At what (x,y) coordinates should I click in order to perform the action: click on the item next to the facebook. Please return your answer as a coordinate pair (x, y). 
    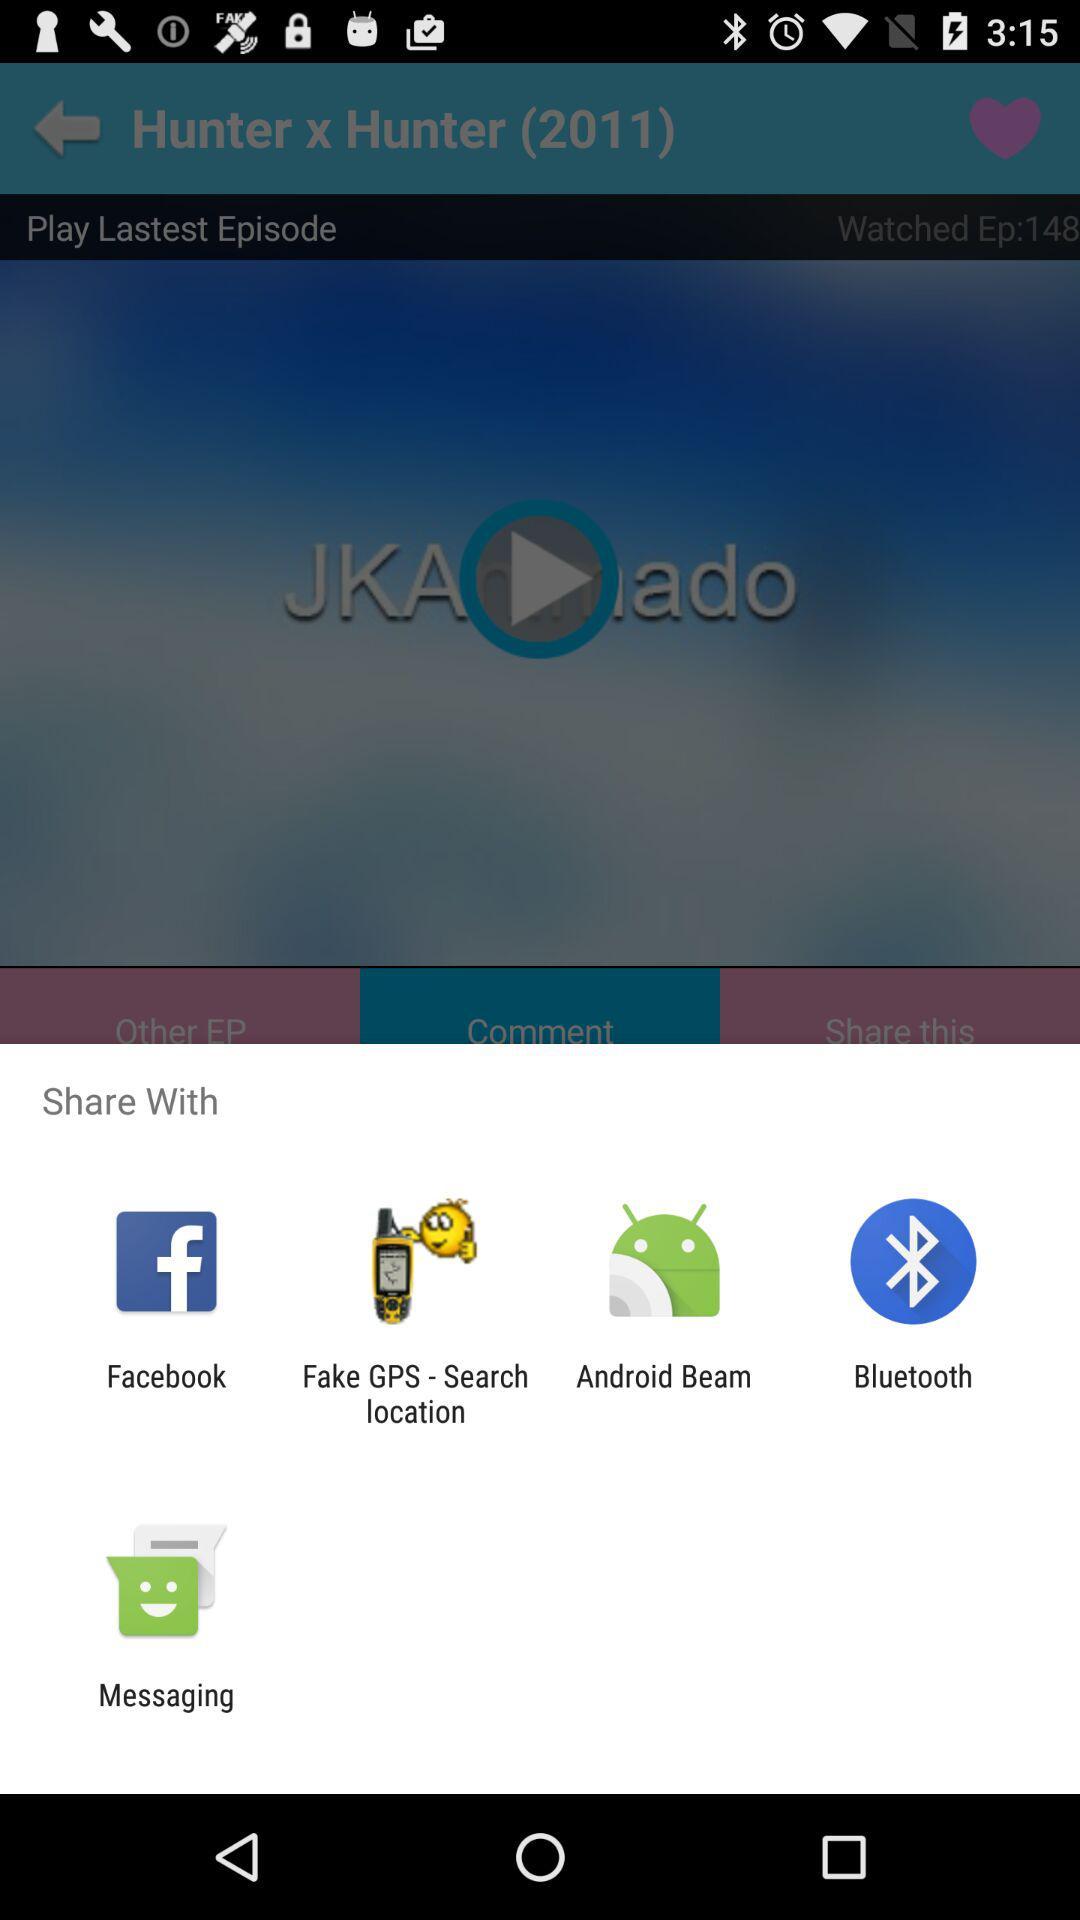
    Looking at the image, I should click on (414, 1392).